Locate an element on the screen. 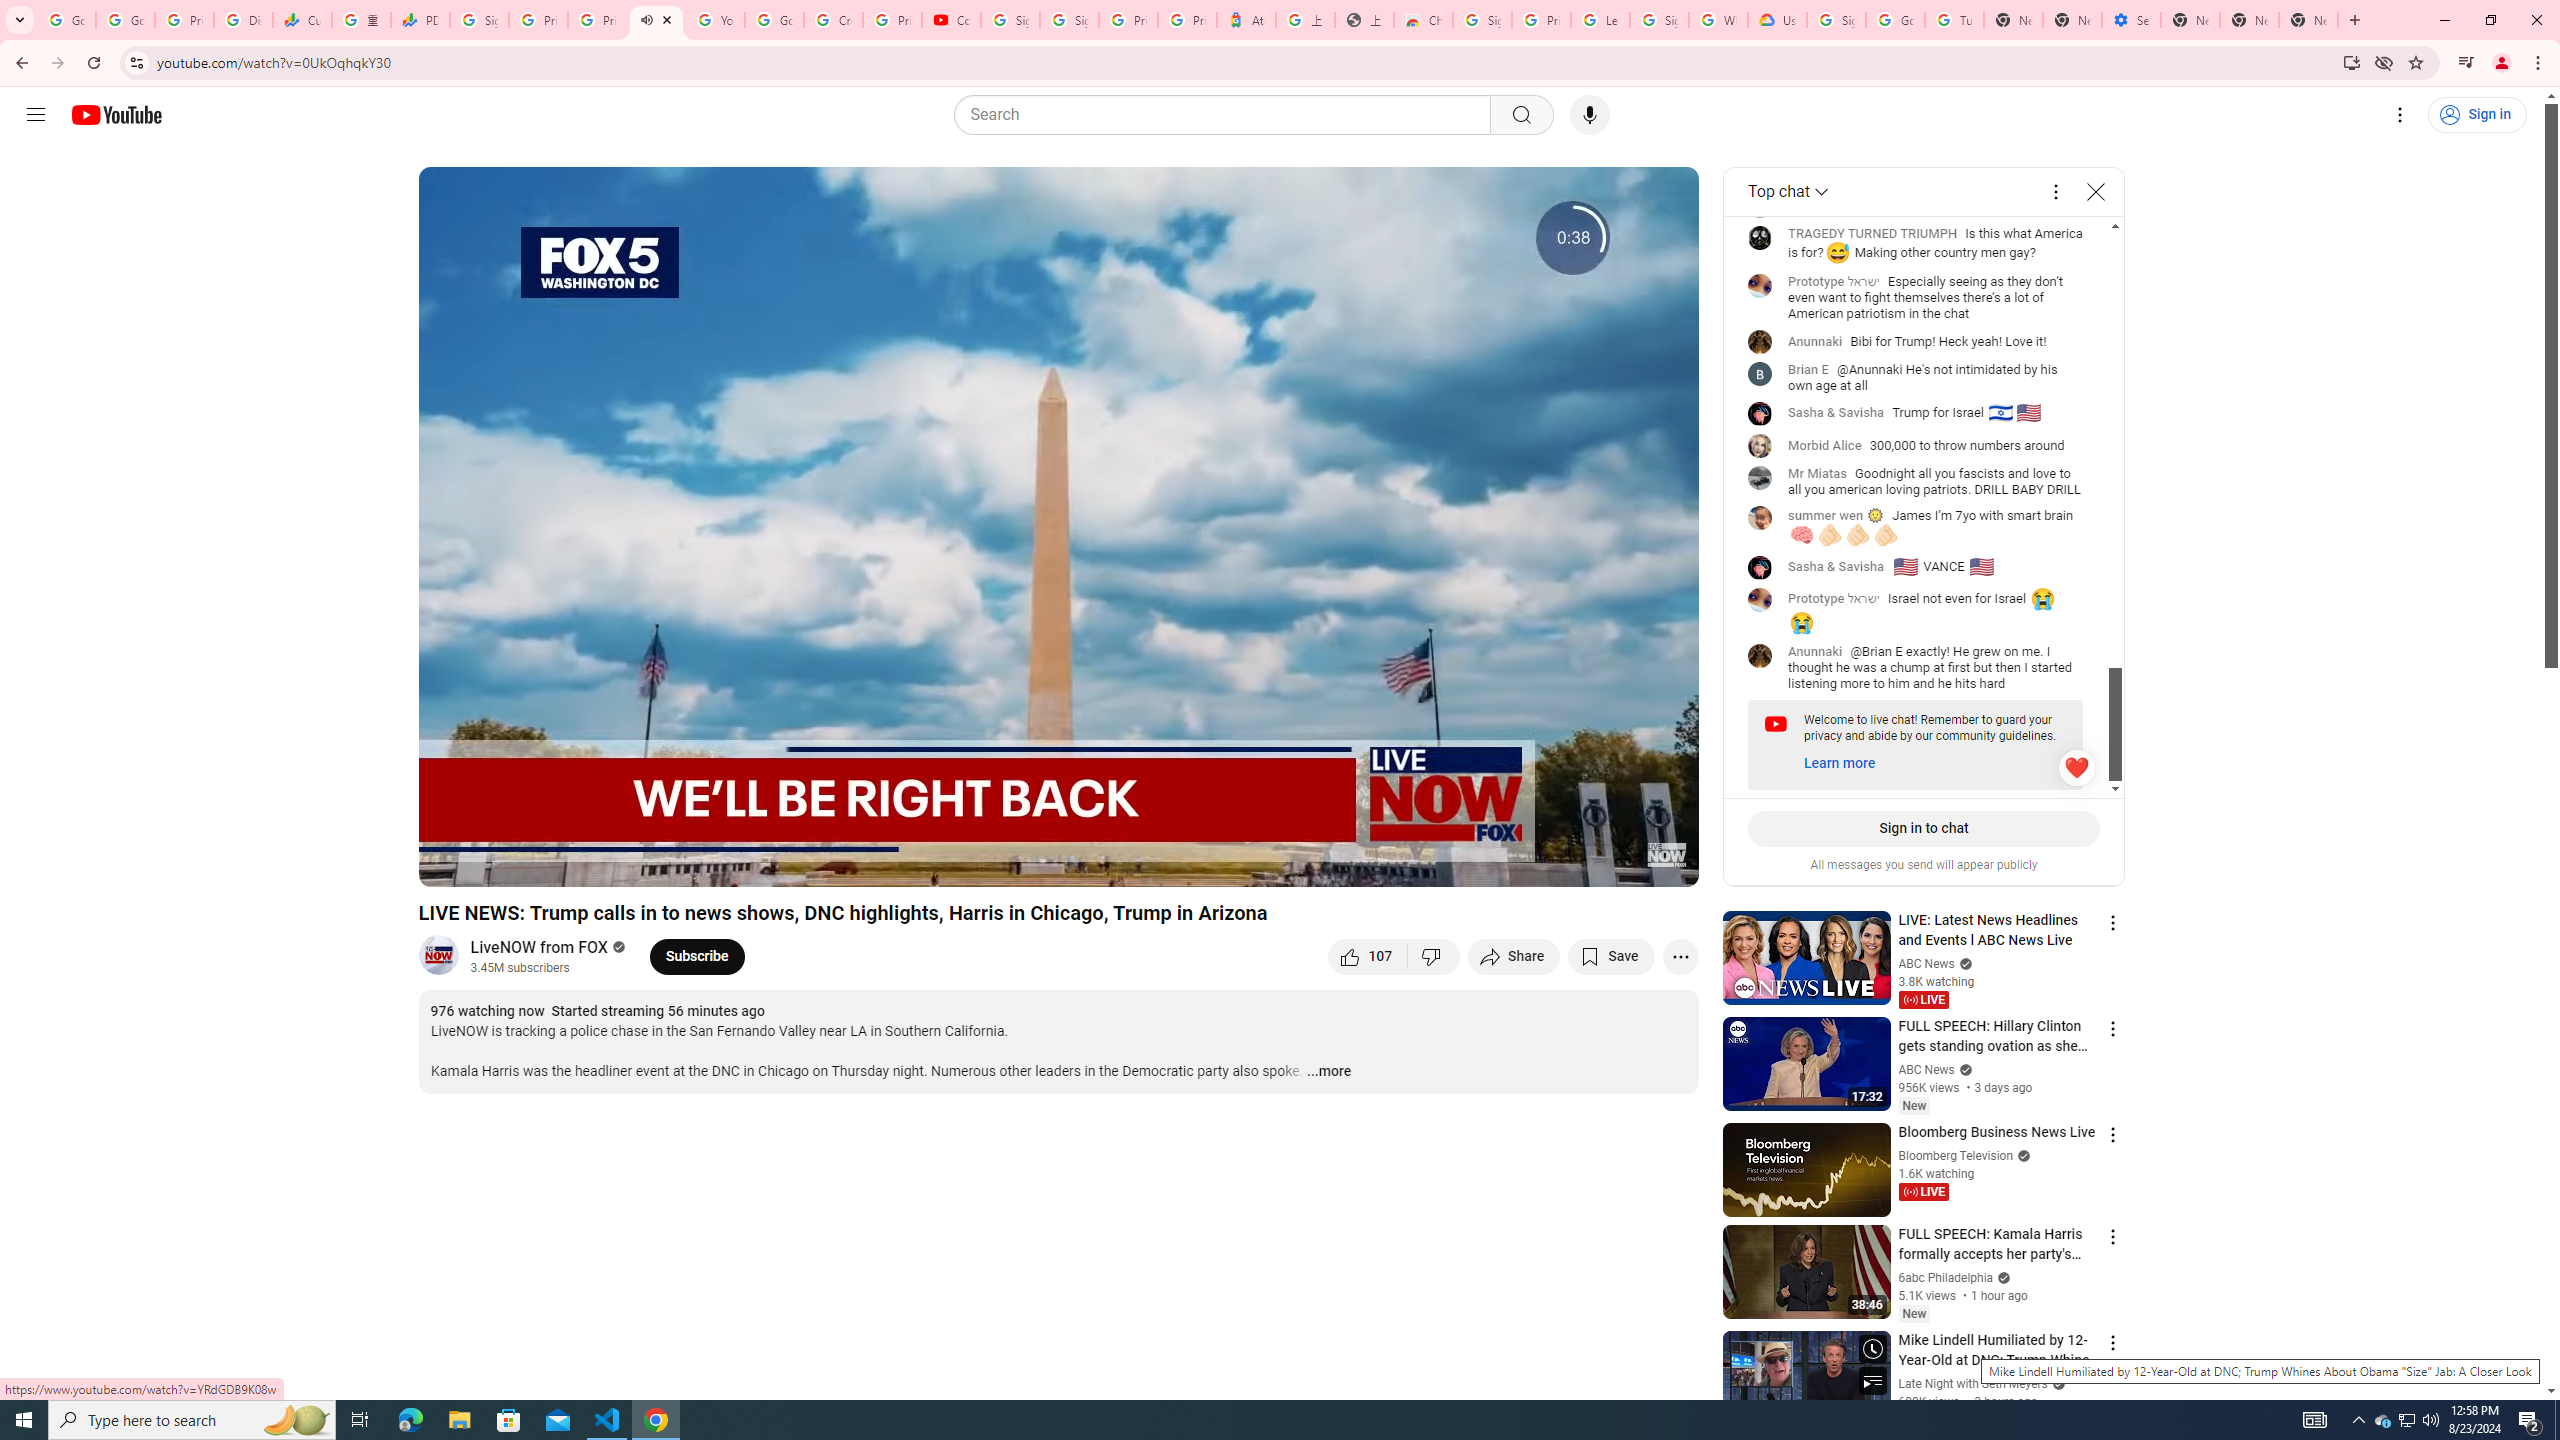  'like this video along with 107 other people' is located at coordinates (1367, 955).